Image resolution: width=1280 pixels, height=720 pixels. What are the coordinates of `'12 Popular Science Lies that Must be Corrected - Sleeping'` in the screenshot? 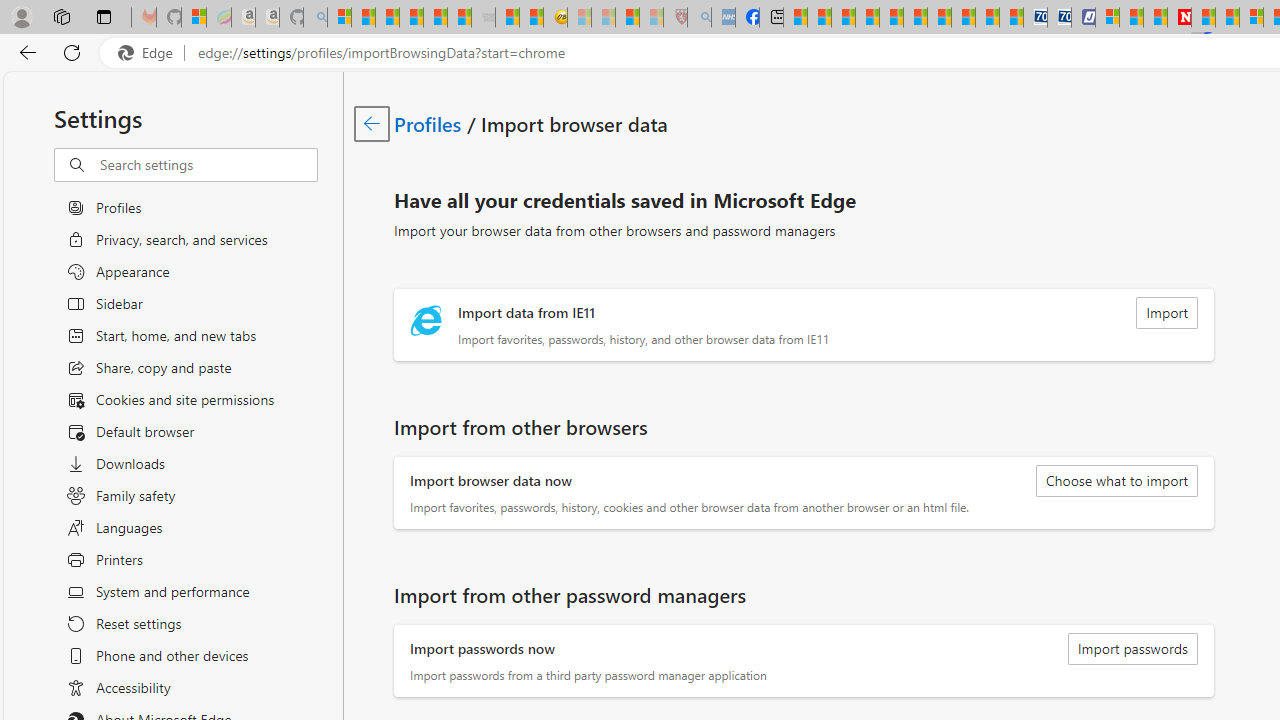 It's located at (651, 17).